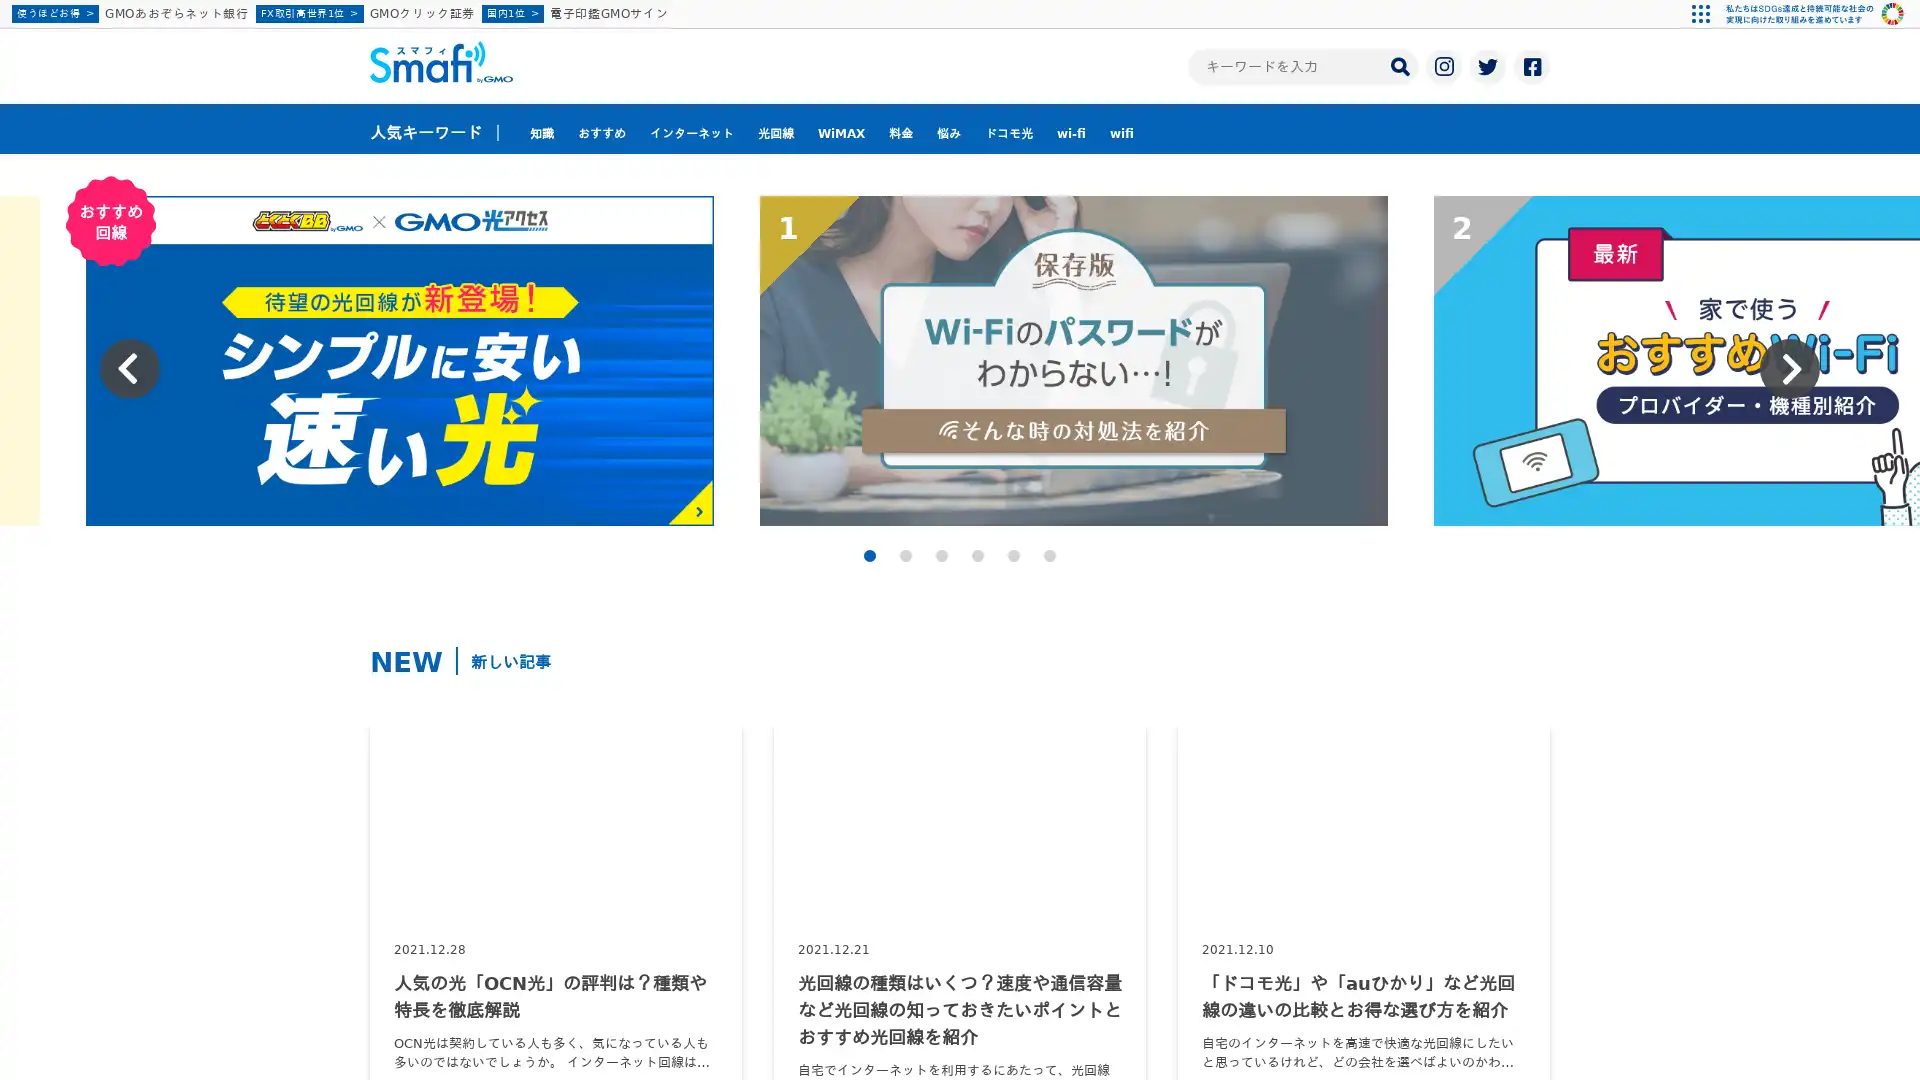 The height and width of the screenshot is (1080, 1920). I want to click on Previous, so click(128, 369).